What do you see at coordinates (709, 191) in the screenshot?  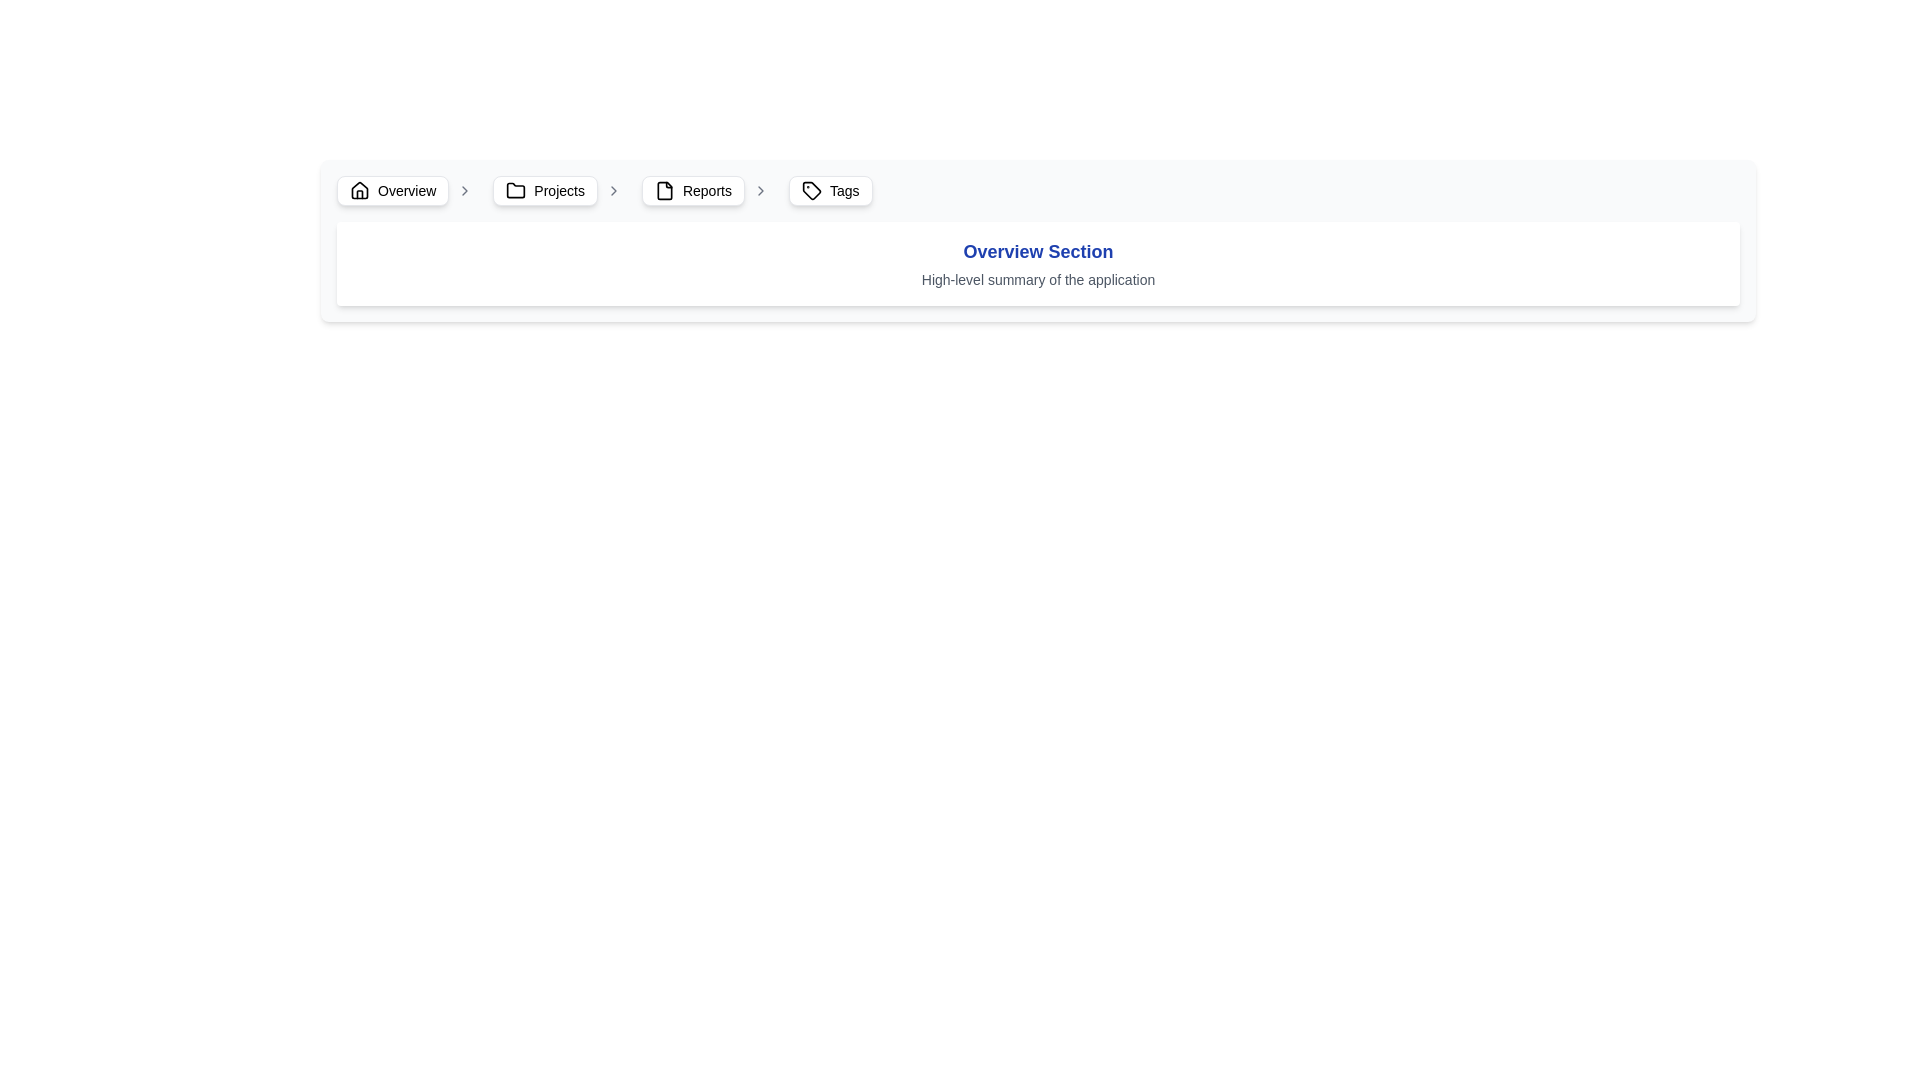 I see `the 'Reports' breadcrumb navigation item` at bounding box center [709, 191].